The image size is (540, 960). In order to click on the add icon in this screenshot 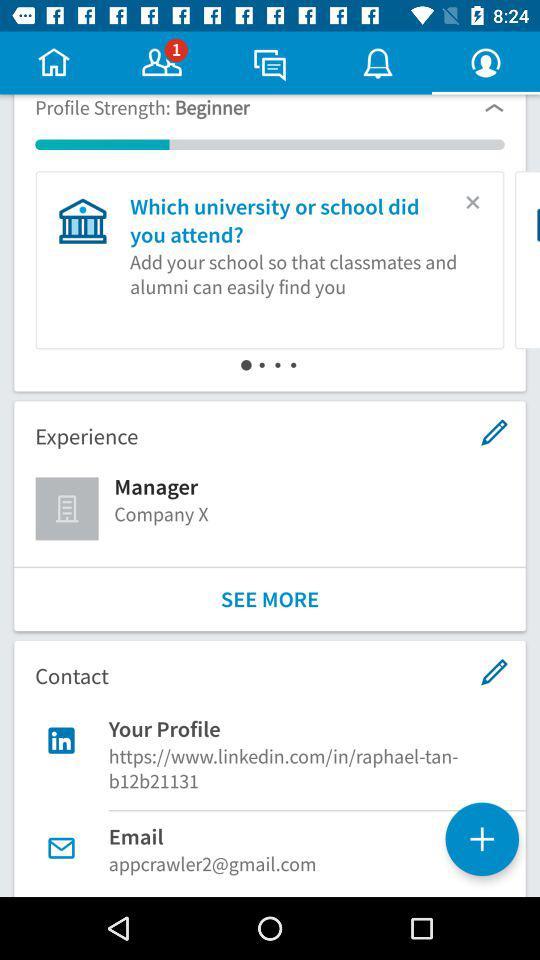, I will do `click(481, 839)`.